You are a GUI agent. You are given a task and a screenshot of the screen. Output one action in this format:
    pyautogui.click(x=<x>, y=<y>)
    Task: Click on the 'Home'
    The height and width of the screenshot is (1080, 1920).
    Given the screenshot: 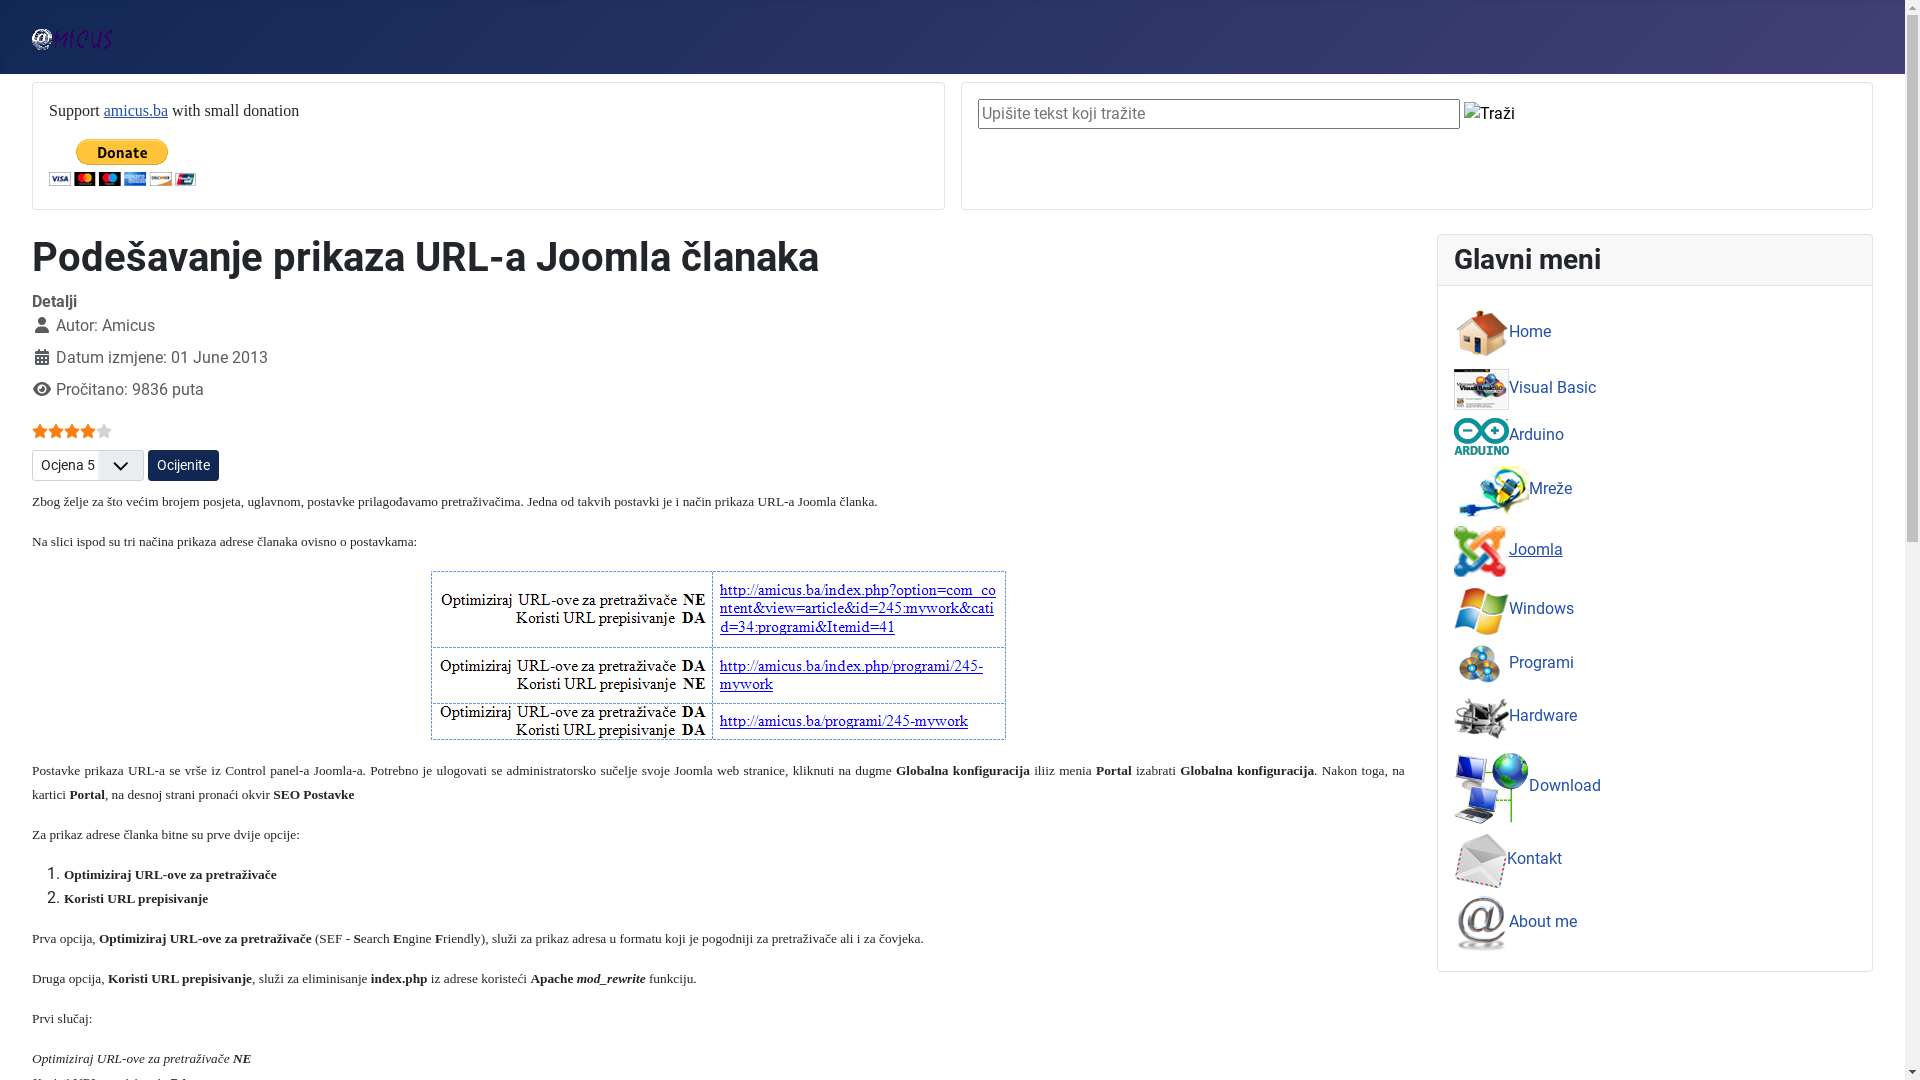 What is the action you would take?
    pyautogui.click(x=1502, y=330)
    